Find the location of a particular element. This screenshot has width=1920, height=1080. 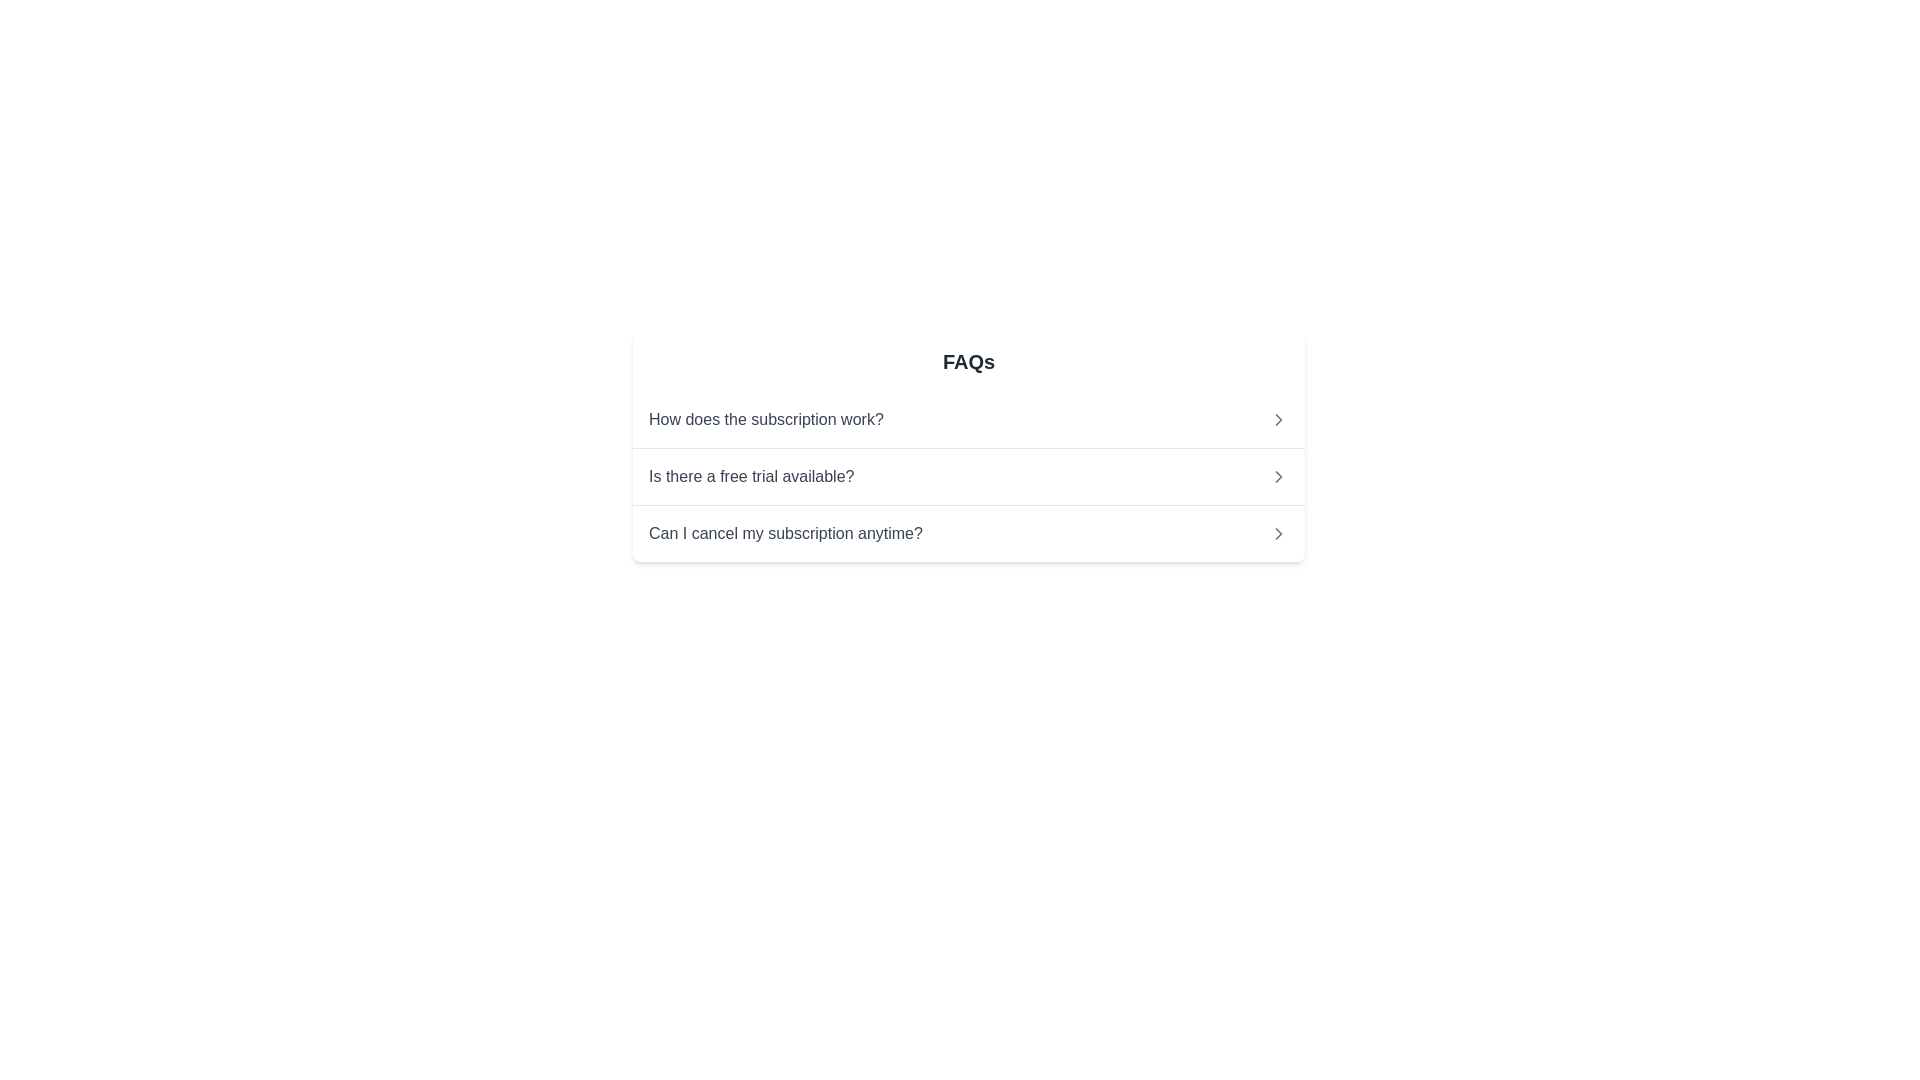

the first Text Label in the FAQs section to expand and reveal more information is located at coordinates (765, 419).